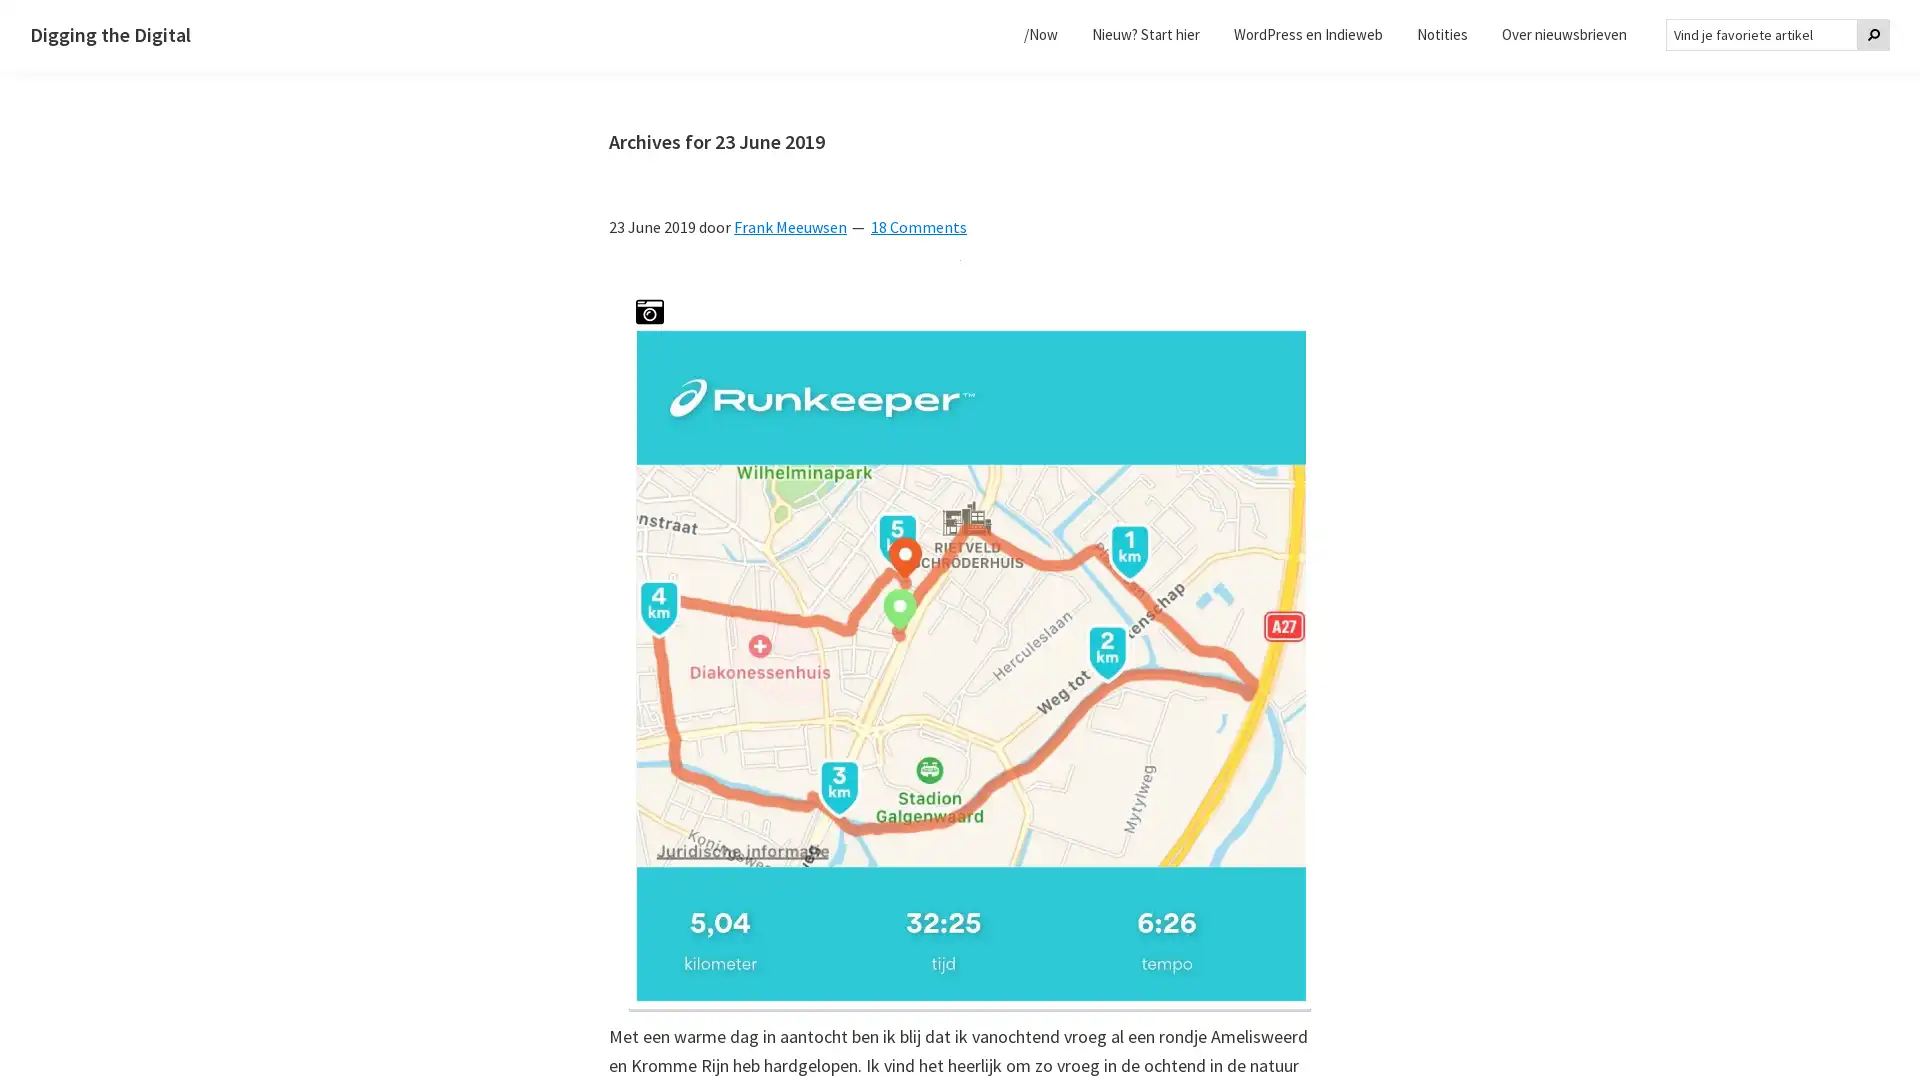 The image size is (1920, 1080). What do you see at coordinates (1872, 34) in the screenshot?
I see `Search` at bounding box center [1872, 34].